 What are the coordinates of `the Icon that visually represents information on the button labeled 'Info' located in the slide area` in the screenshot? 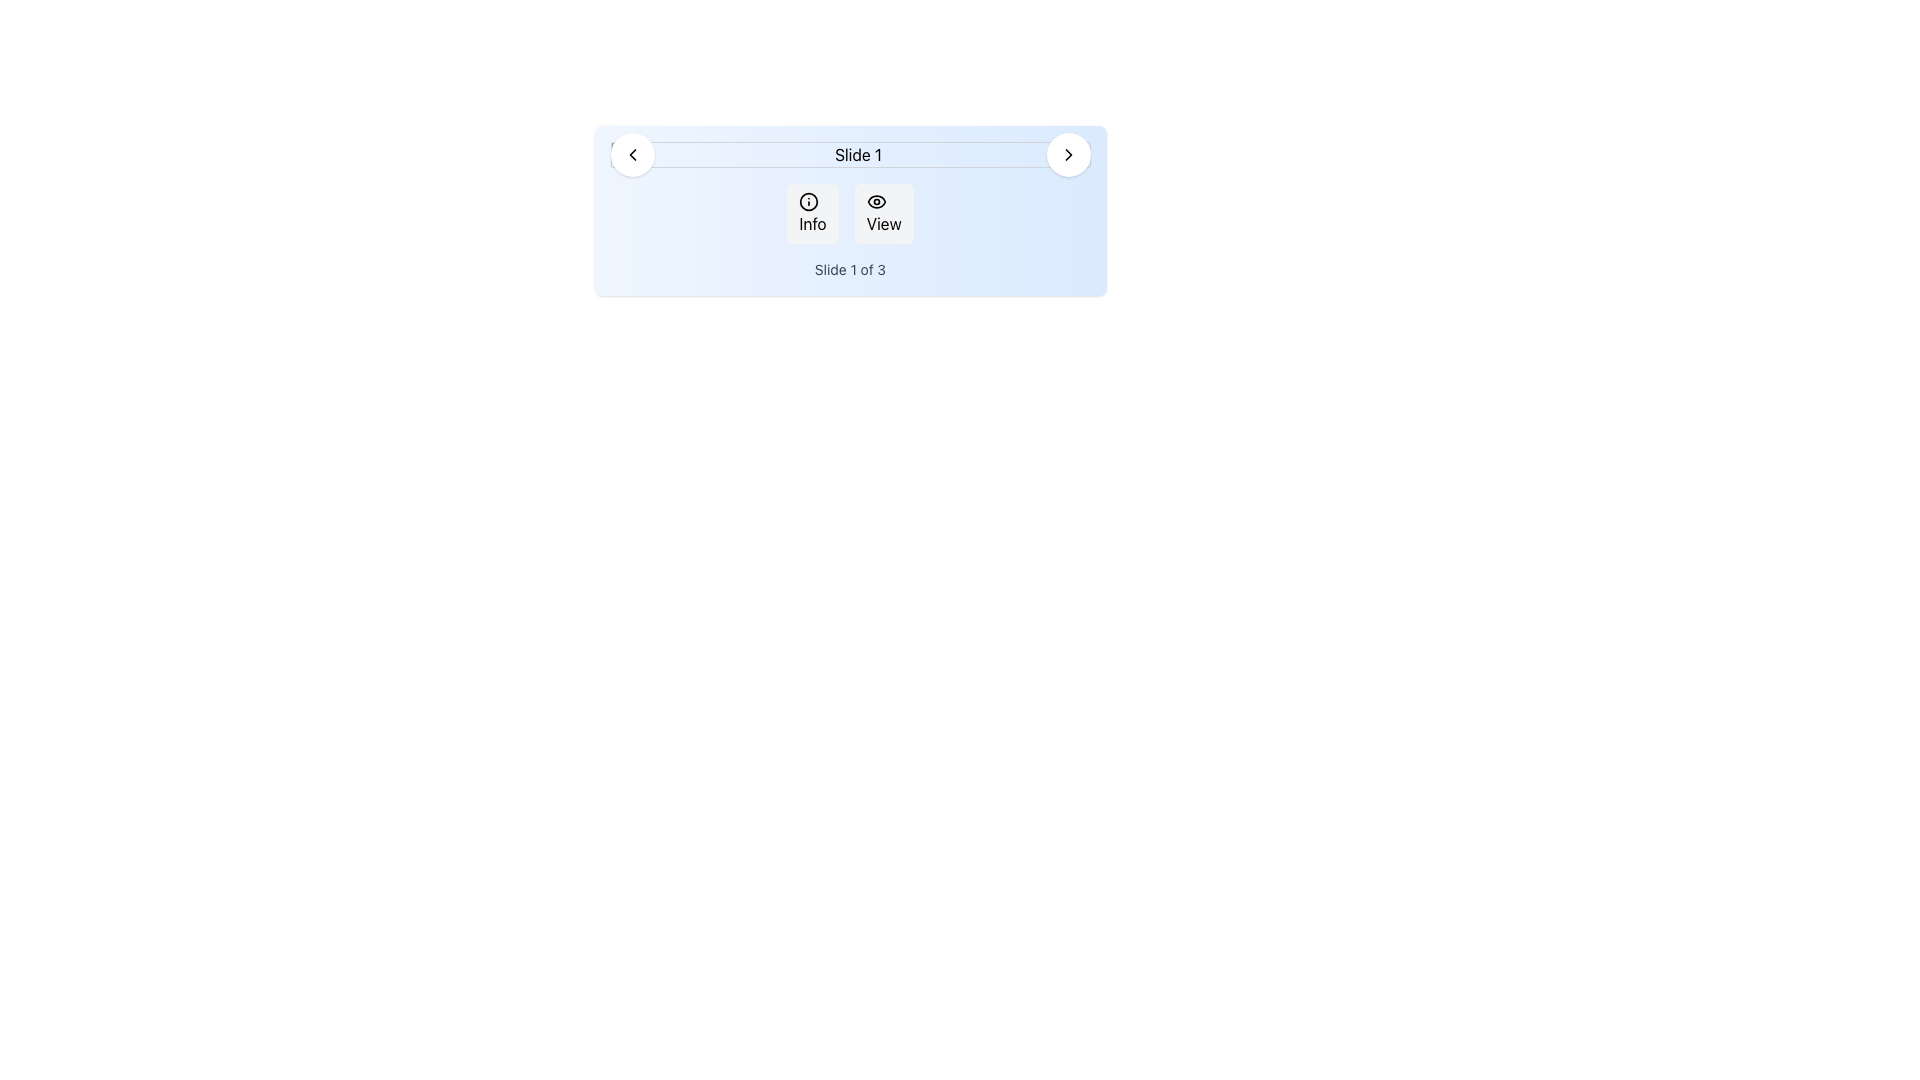 It's located at (809, 201).